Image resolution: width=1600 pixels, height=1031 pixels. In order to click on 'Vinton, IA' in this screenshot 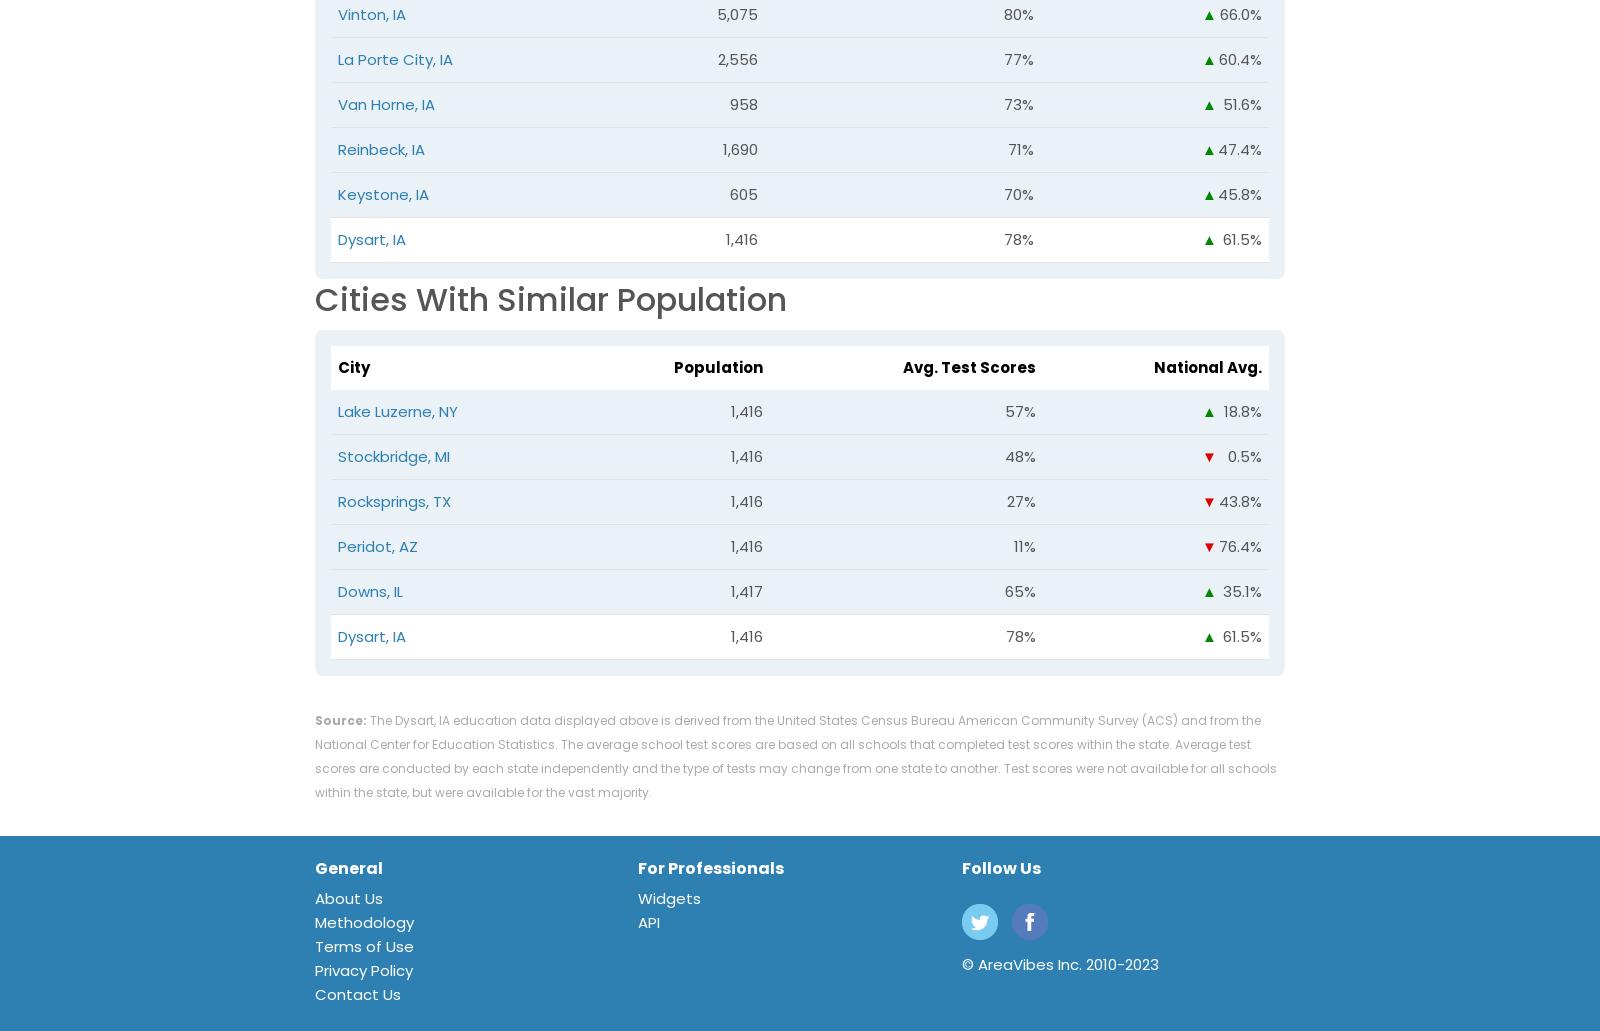, I will do `click(372, 13)`.